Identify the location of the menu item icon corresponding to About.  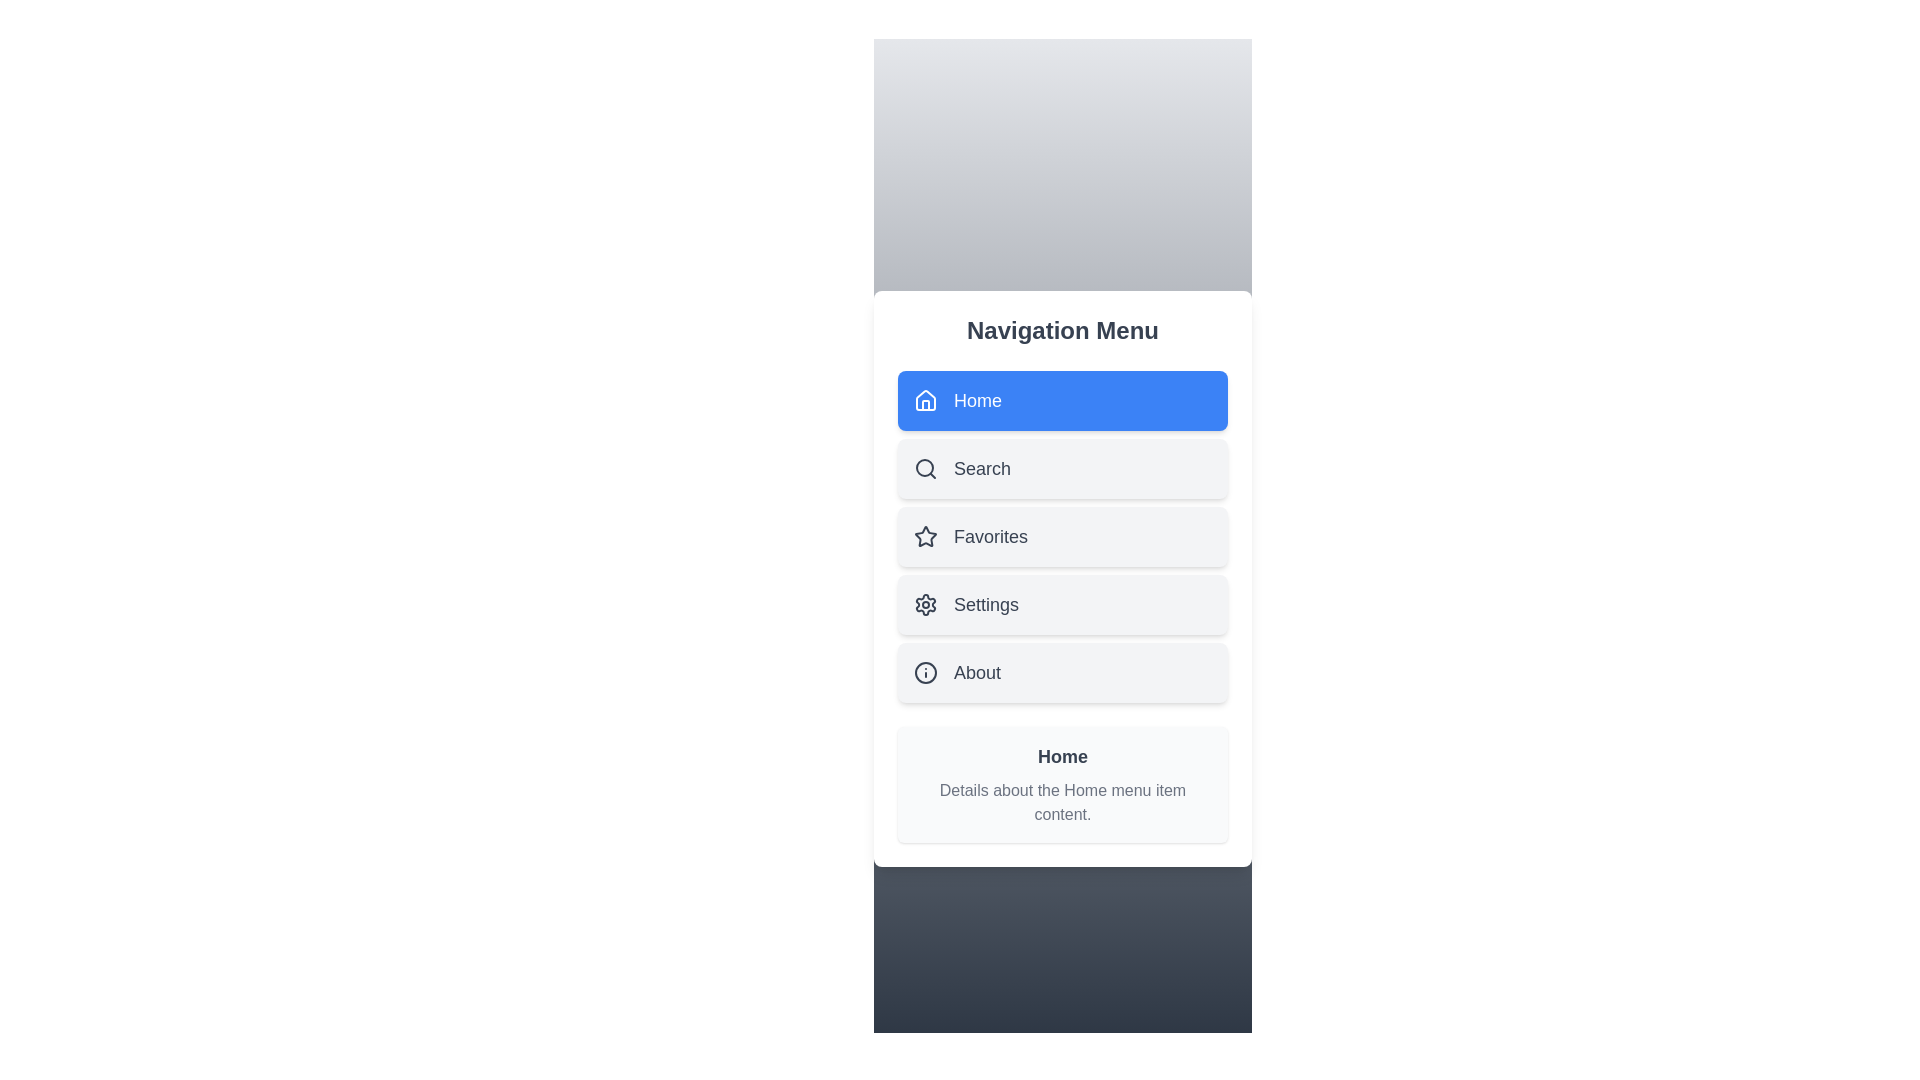
(925, 672).